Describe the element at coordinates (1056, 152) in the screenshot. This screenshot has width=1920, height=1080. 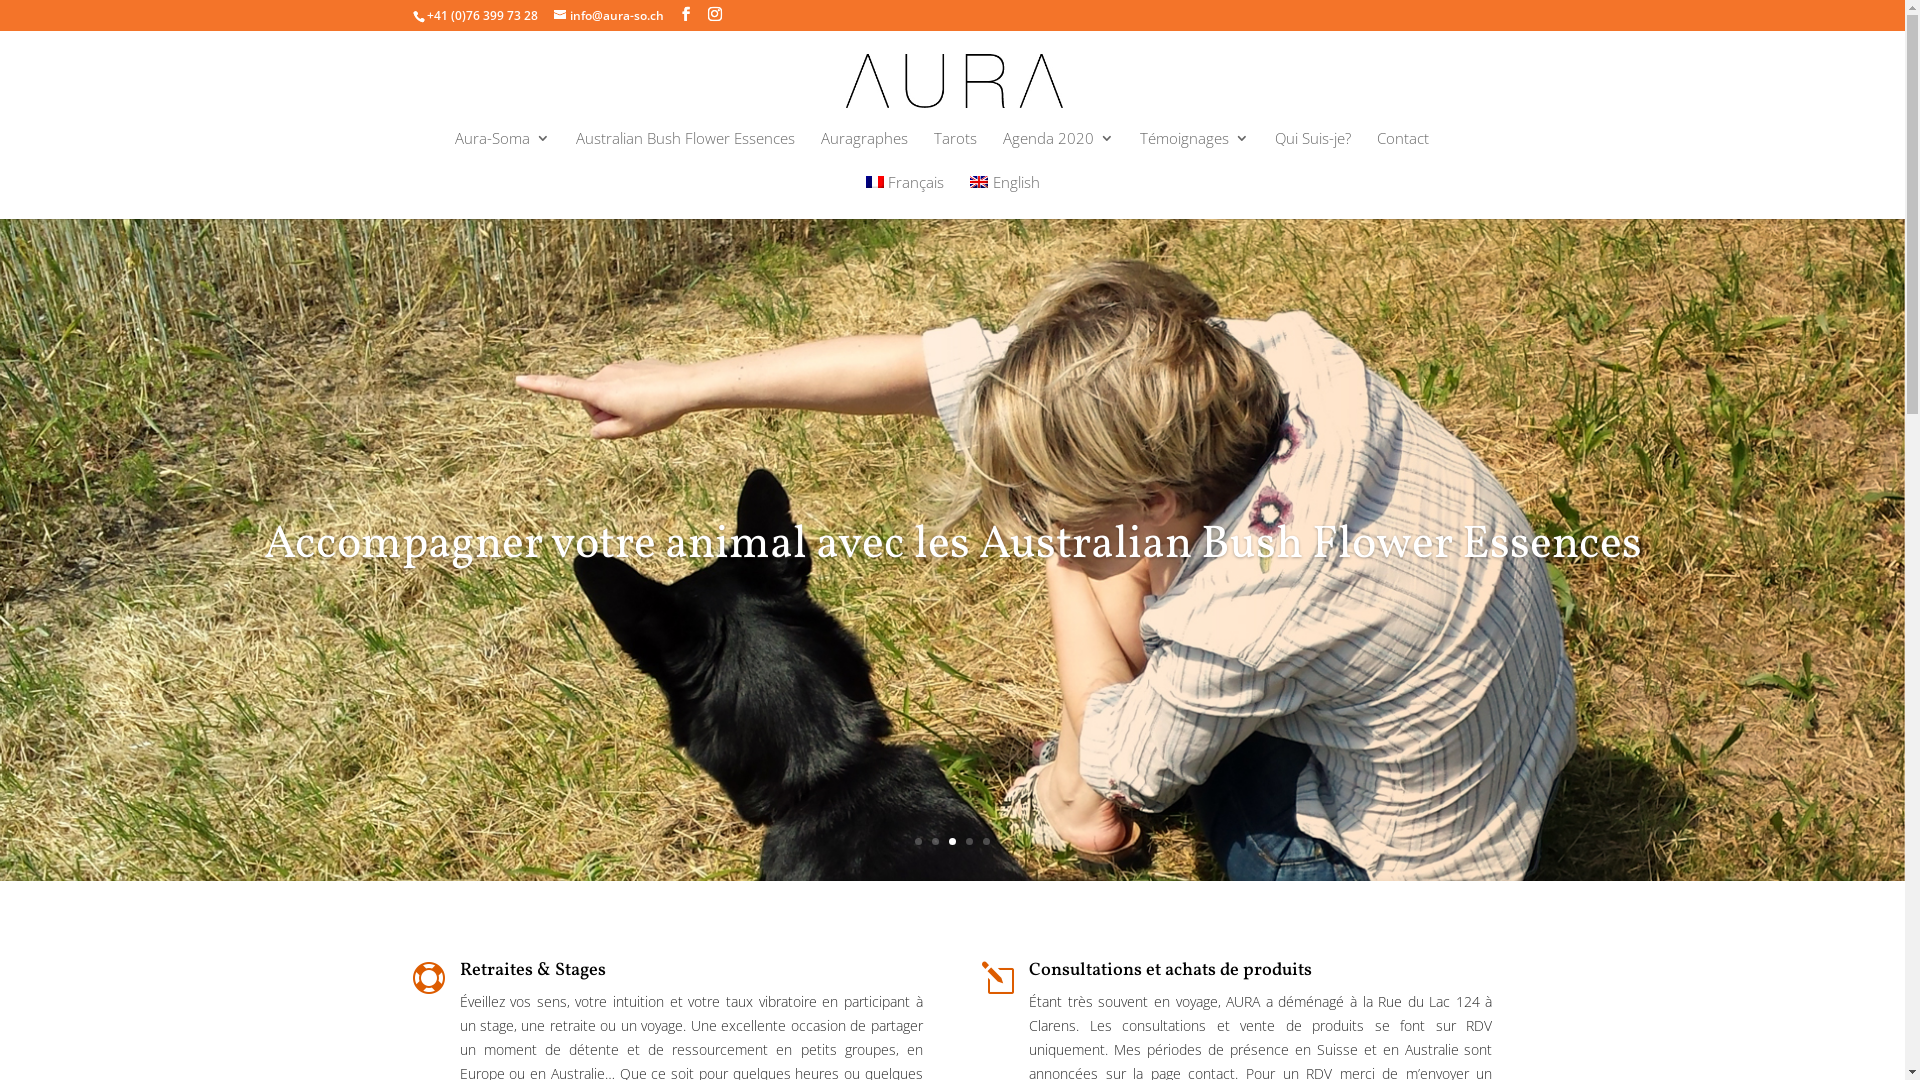
I see `'Agenda 2020'` at that location.